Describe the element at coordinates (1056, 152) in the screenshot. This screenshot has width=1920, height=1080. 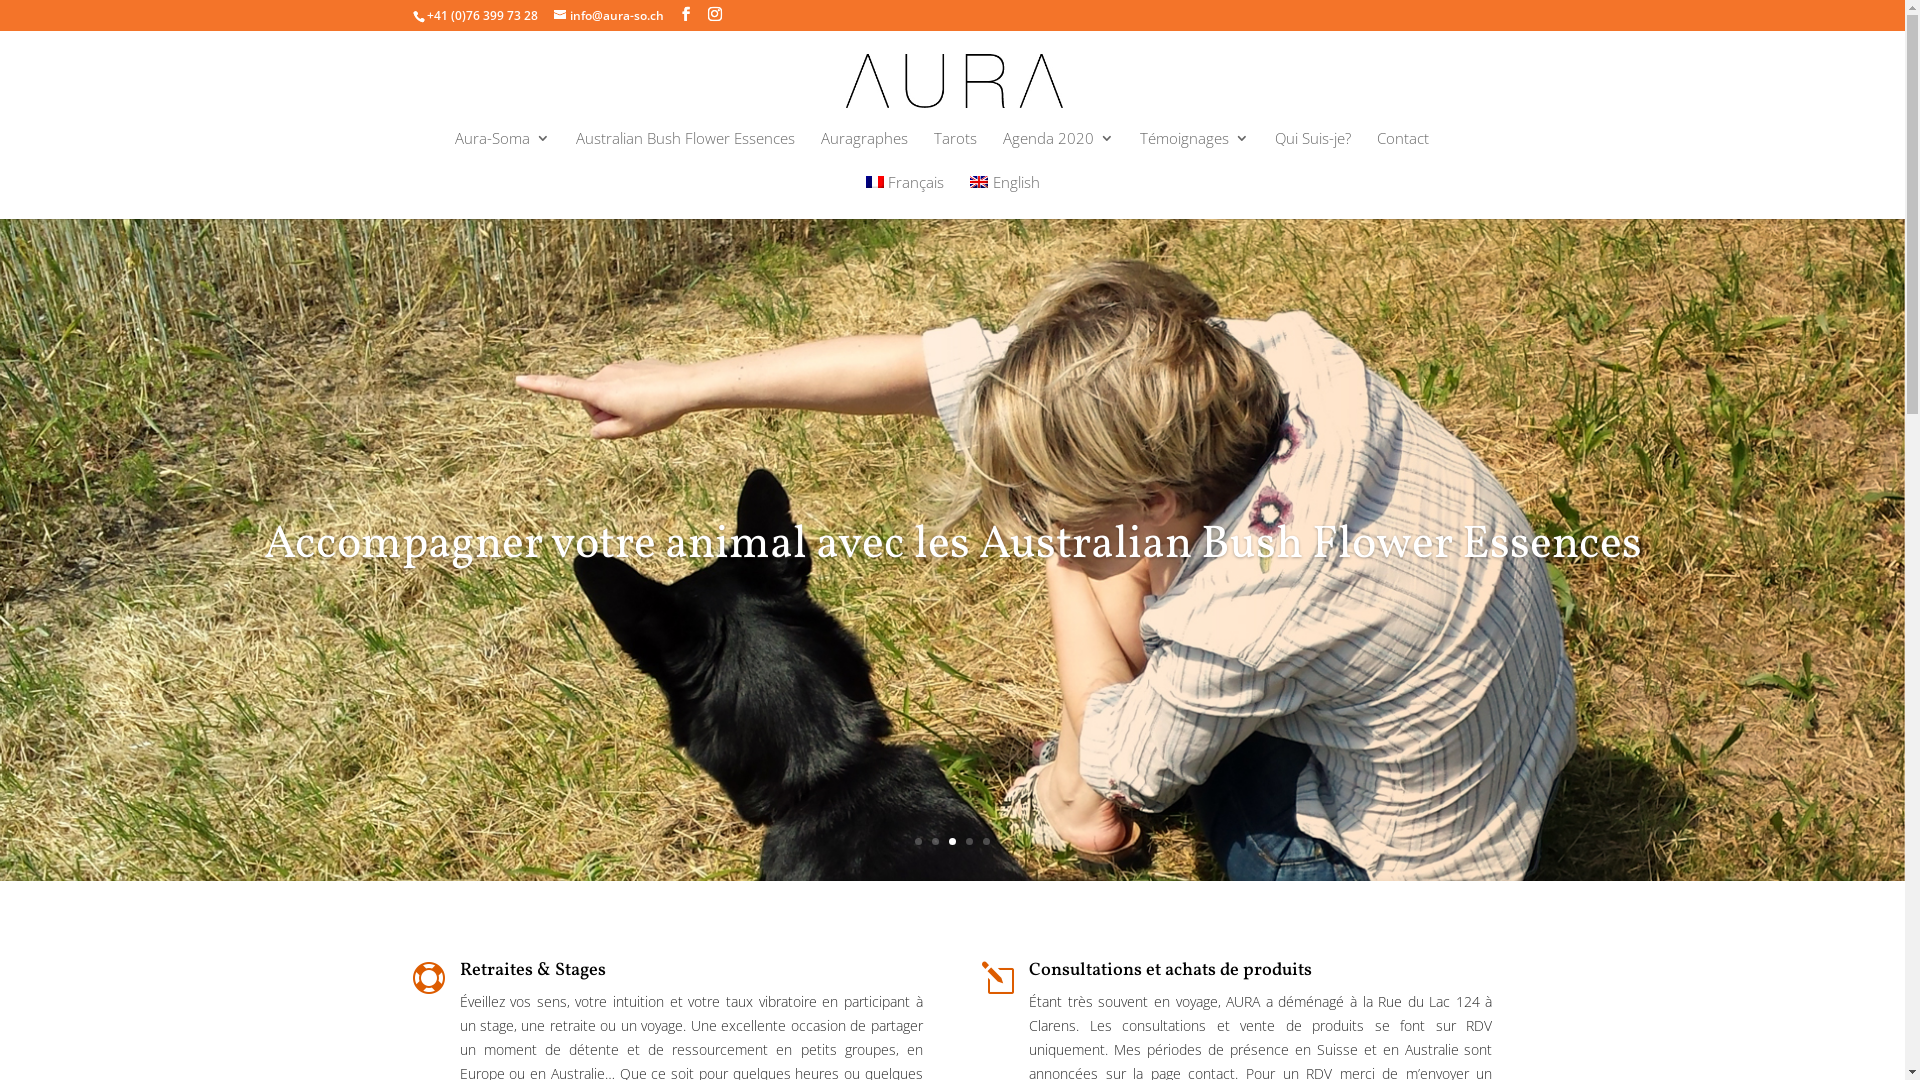
I see `'Agenda 2020'` at that location.